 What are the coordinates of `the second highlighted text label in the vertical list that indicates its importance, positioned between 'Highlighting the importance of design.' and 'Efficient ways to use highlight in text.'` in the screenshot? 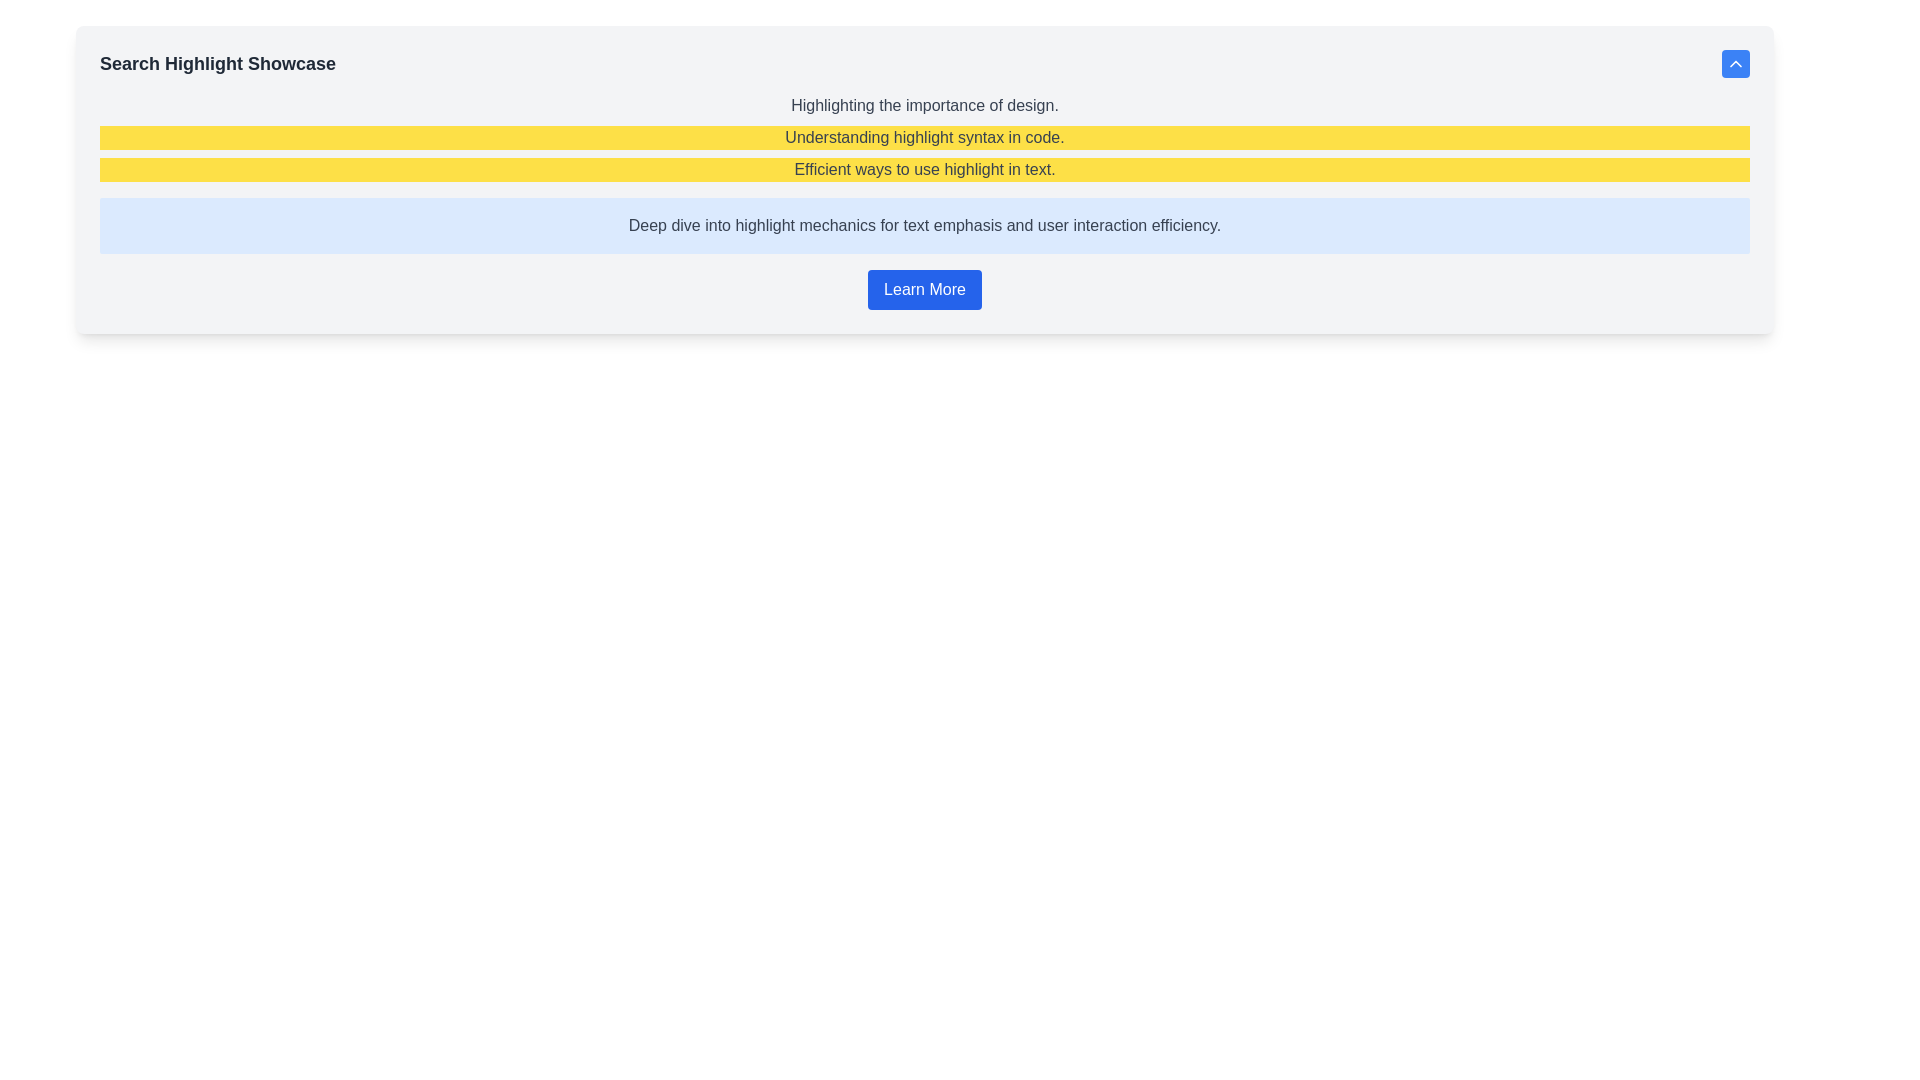 It's located at (924, 137).